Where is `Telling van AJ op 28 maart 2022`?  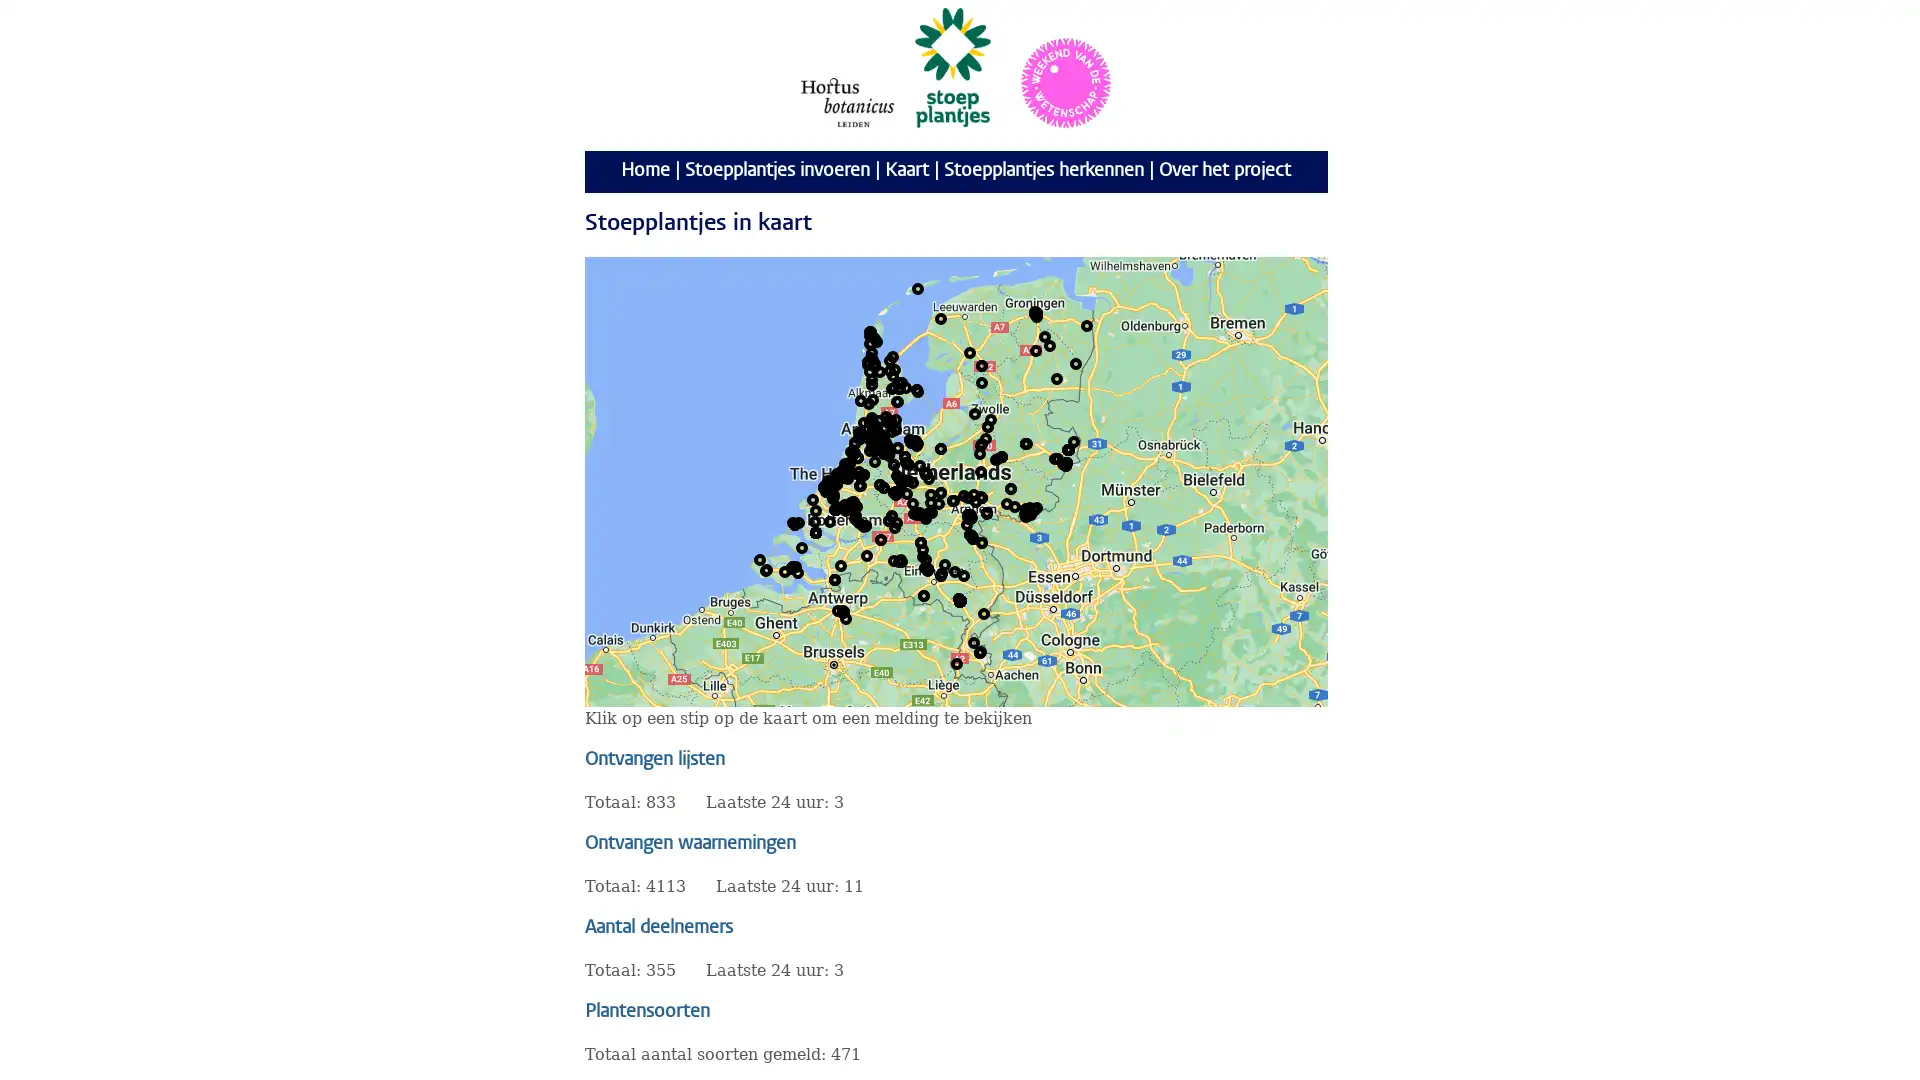
Telling van AJ op 28 maart 2022 is located at coordinates (835, 508).